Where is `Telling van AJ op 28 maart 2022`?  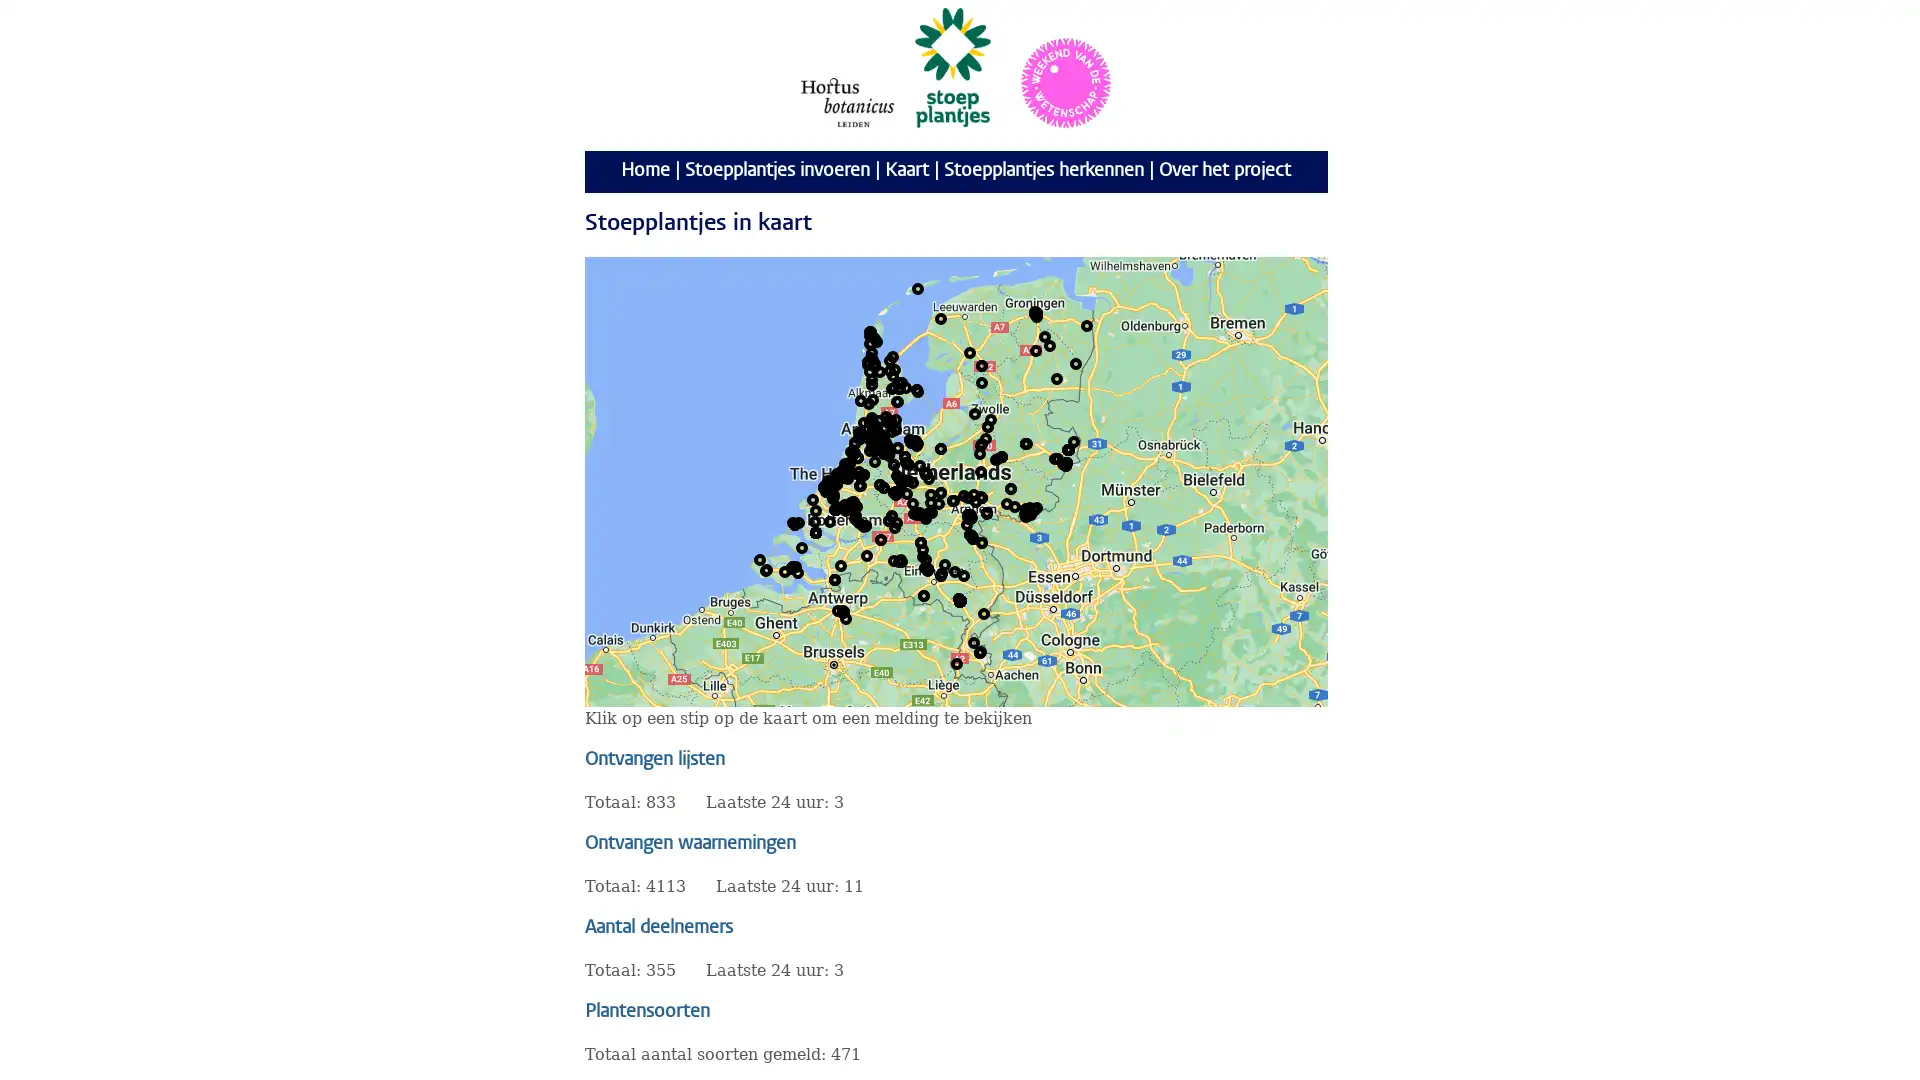
Telling van AJ op 28 maart 2022 is located at coordinates (835, 508).